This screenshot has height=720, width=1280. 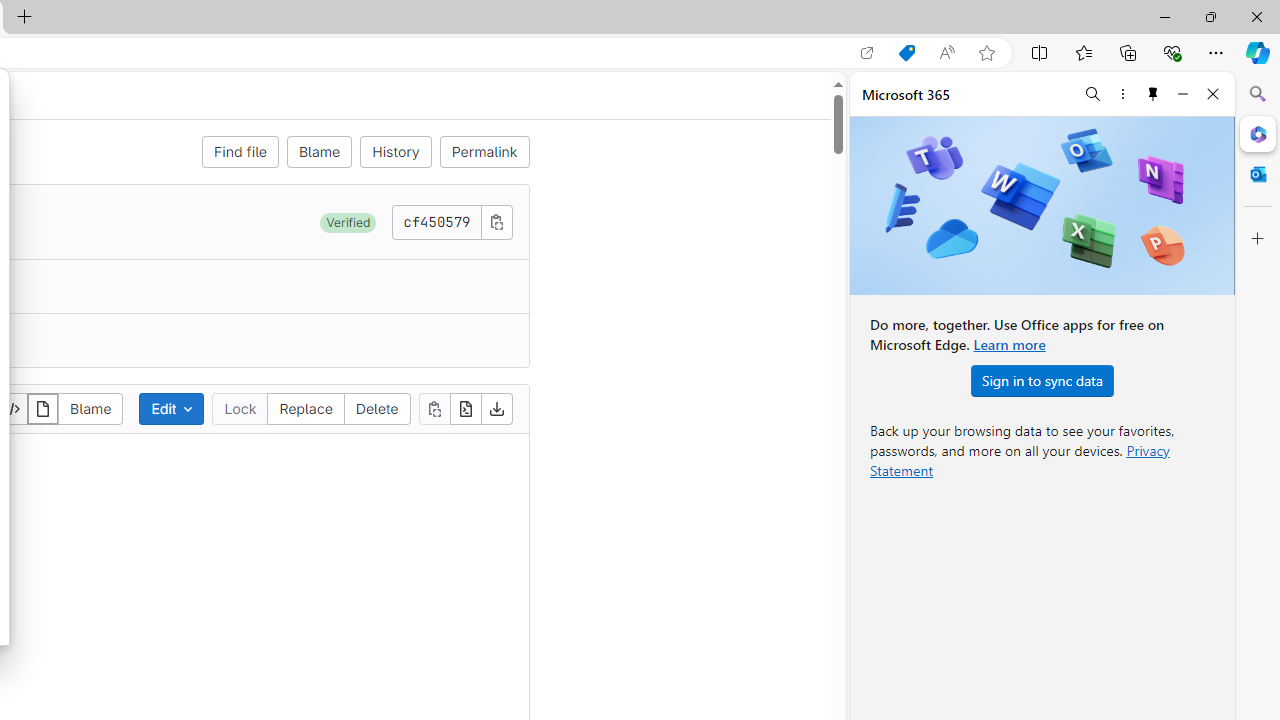 What do you see at coordinates (905, 52) in the screenshot?
I see `'Shopping in Microsoft Edge'` at bounding box center [905, 52].